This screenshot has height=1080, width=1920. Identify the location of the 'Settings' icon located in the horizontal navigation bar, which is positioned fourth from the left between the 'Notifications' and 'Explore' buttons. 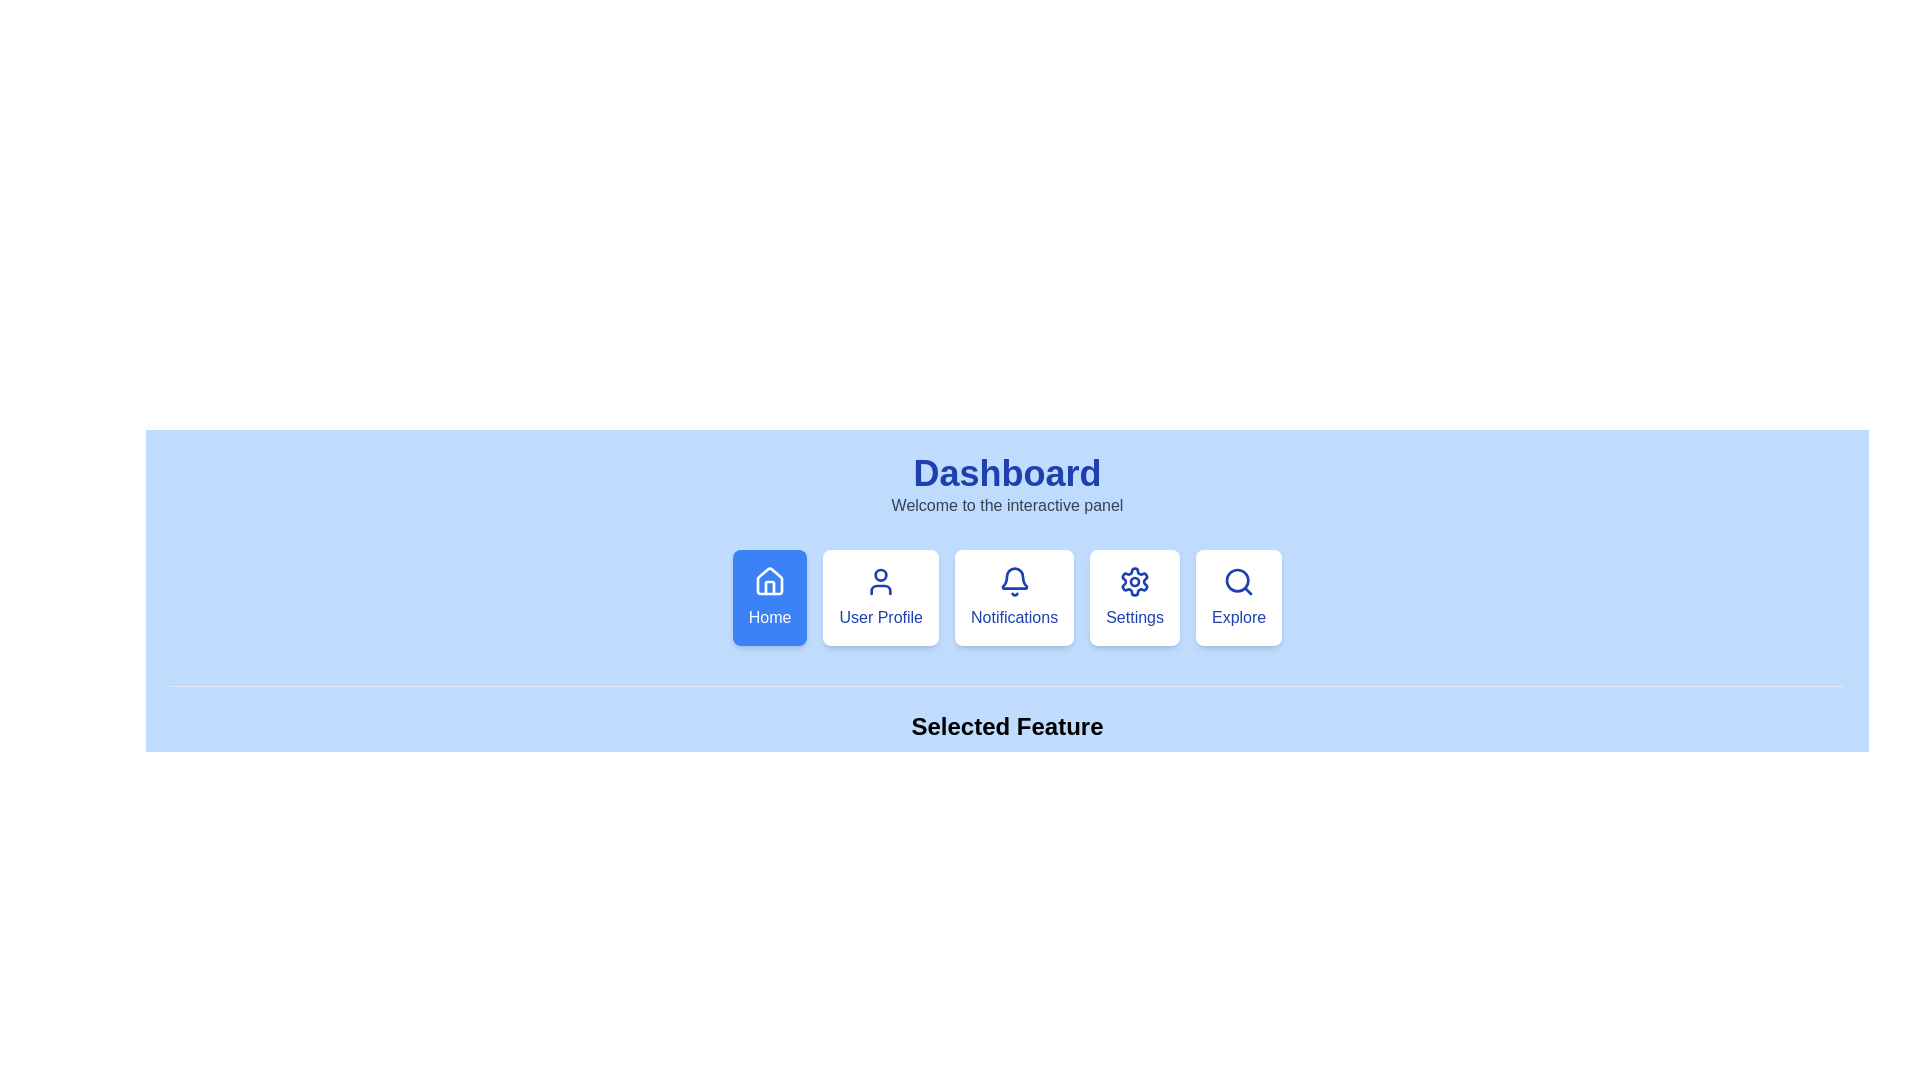
(1135, 582).